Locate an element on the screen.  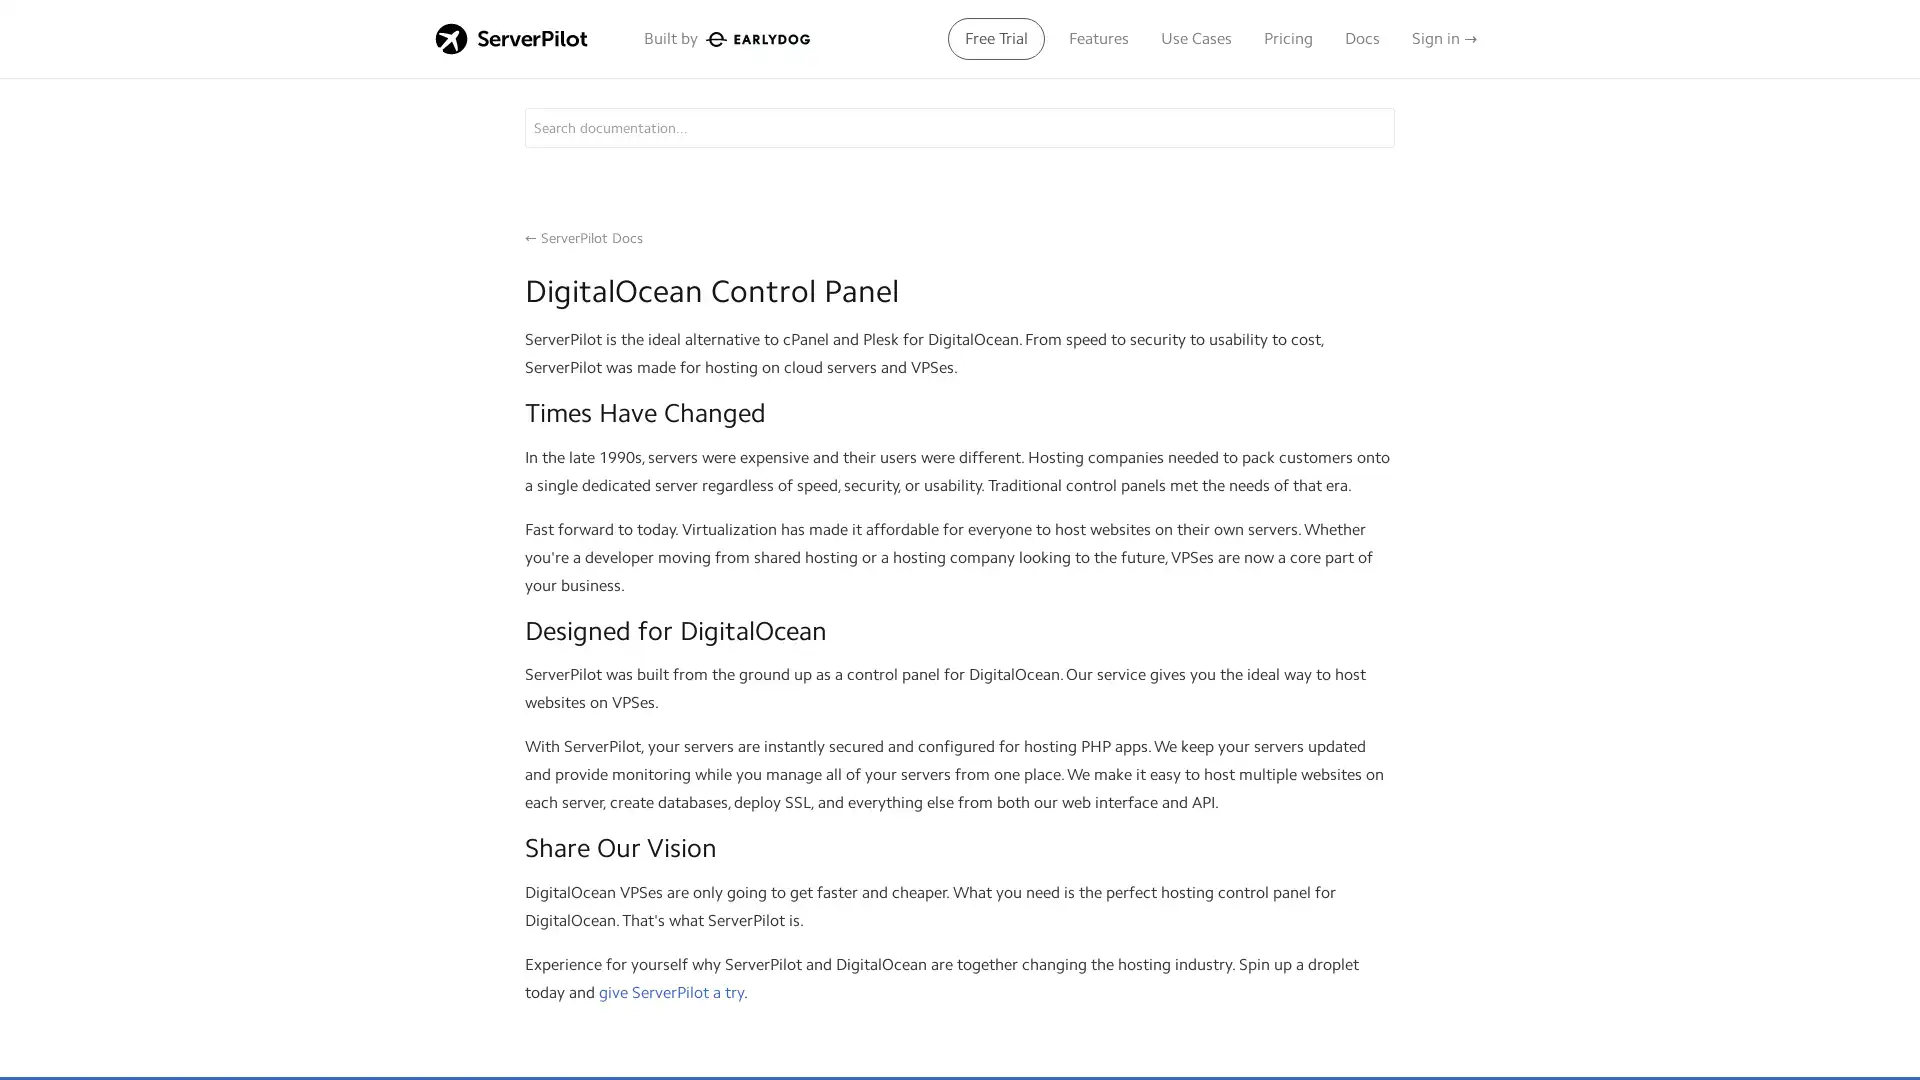
Use Cases is located at coordinates (1196, 38).